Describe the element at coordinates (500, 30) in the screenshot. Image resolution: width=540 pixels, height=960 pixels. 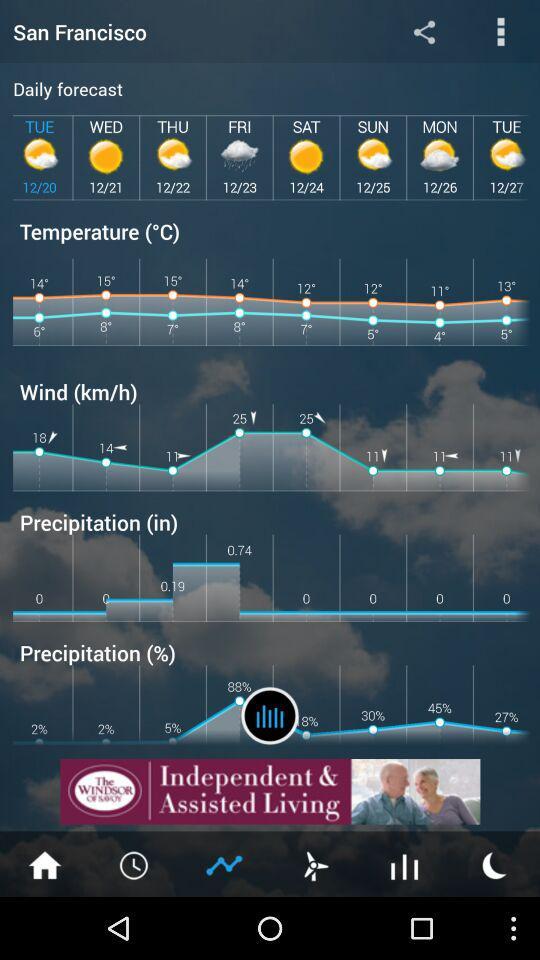
I see `open settings` at that location.